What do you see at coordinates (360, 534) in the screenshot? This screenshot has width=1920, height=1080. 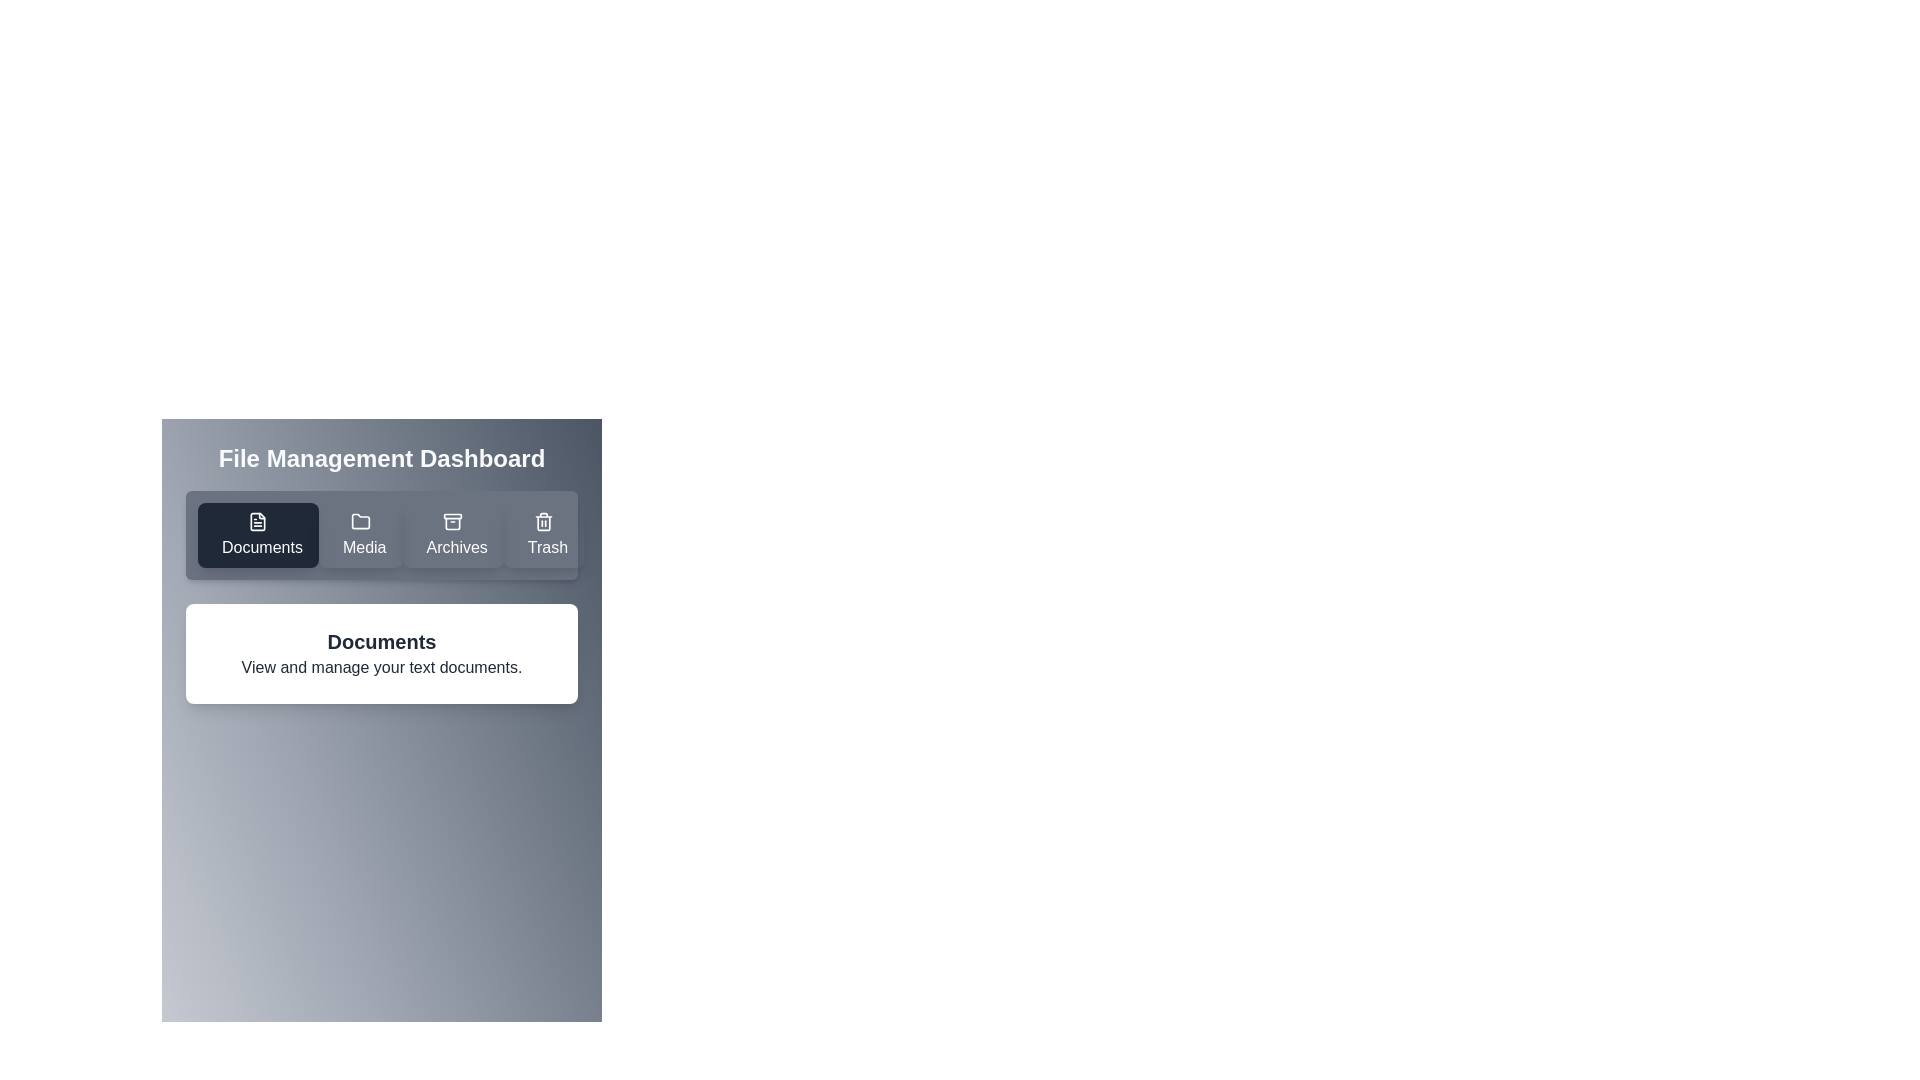 I see `the tab button corresponding to Media` at bounding box center [360, 534].